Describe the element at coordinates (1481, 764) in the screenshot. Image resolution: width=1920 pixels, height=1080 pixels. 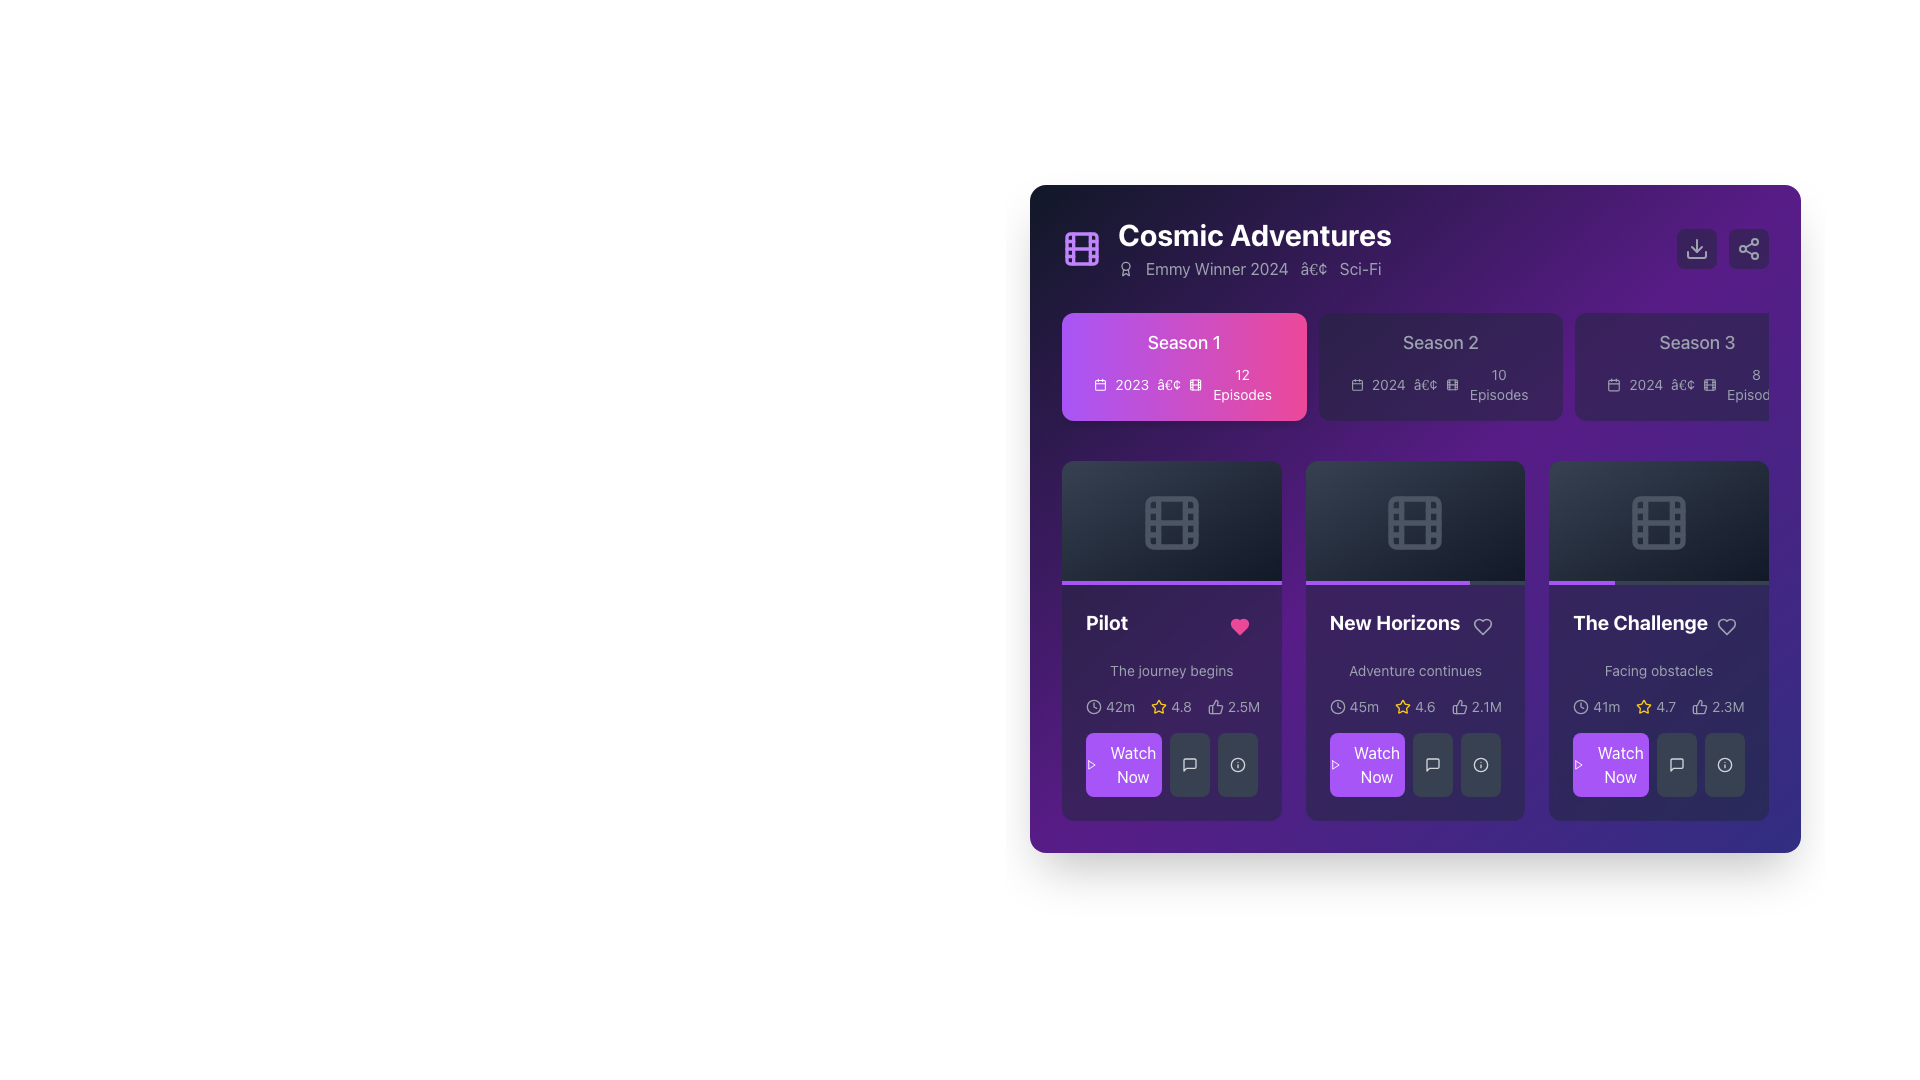
I see `the information icon button located in the bottom-right of 'The Challenge' item box` at that location.